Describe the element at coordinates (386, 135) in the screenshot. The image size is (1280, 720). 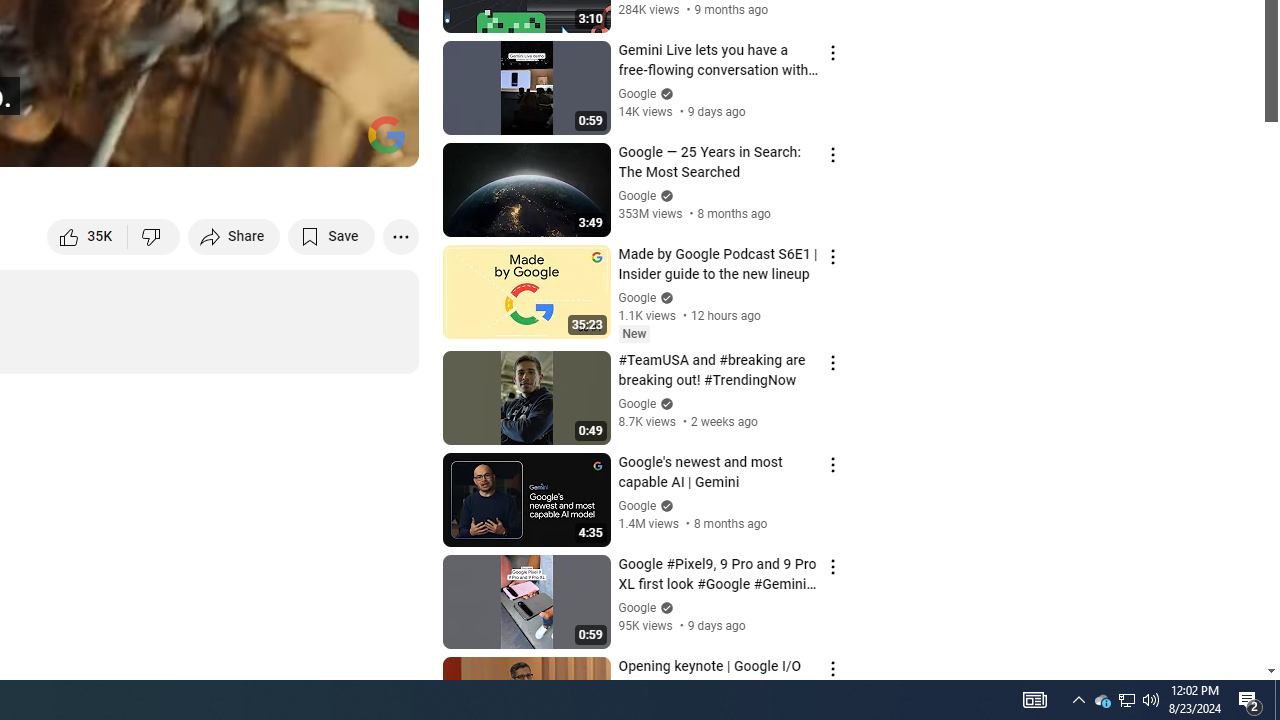
I see `'Channel watermark'` at that location.